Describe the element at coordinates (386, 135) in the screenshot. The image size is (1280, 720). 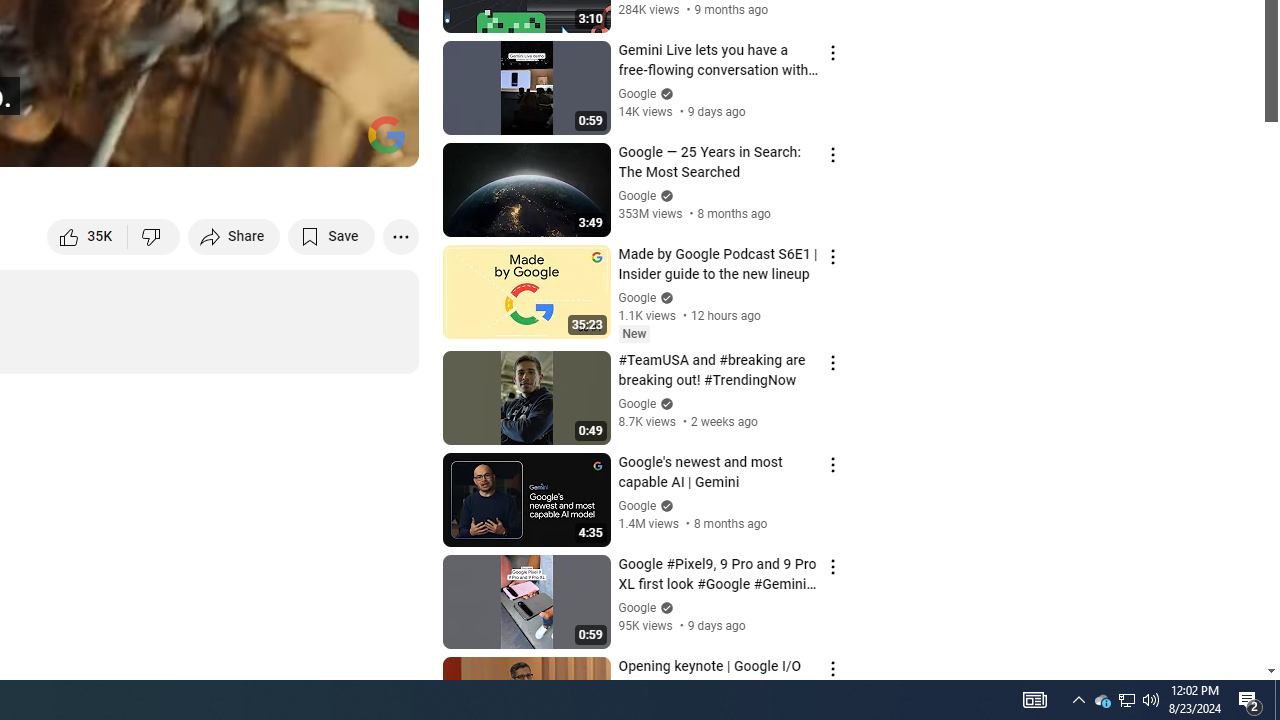
I see `'Channel watermark'` at that location.